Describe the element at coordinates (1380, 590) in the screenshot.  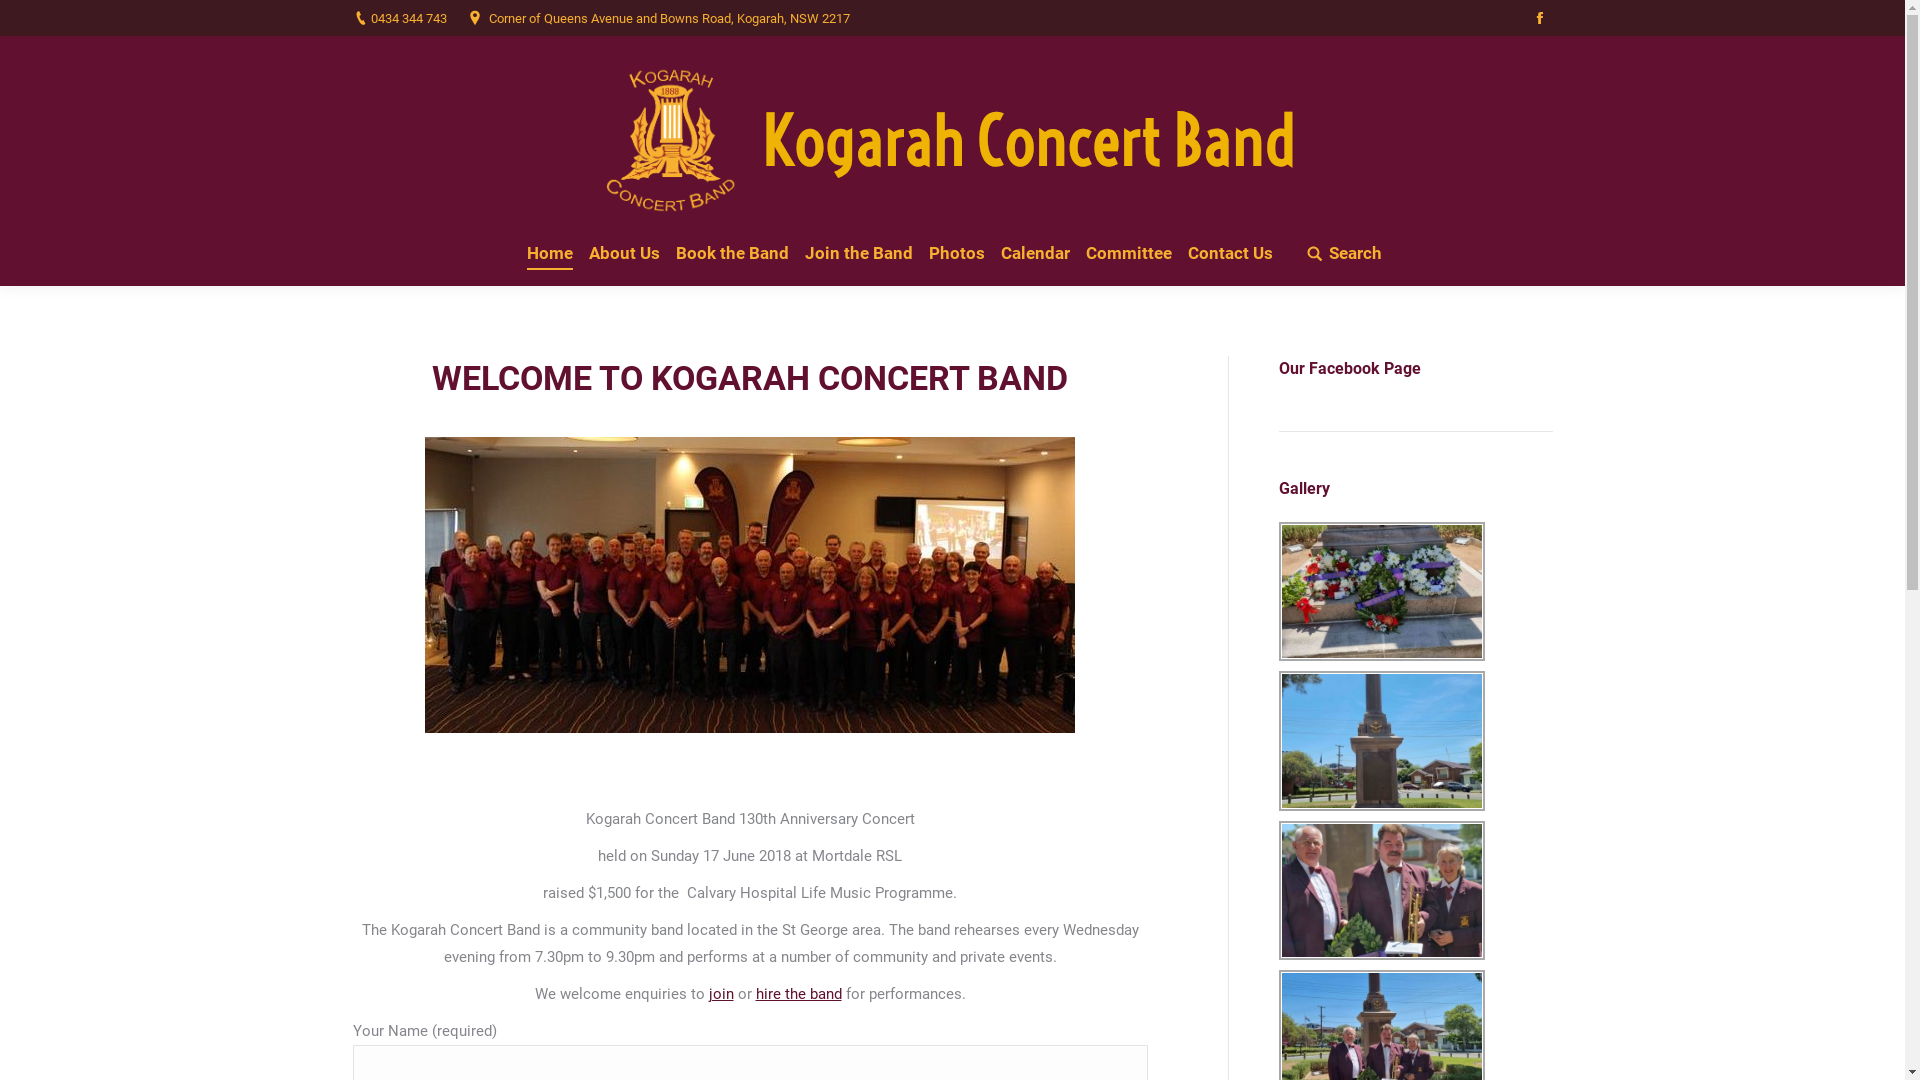
I see `'Remembrance-Day-2023-.jpg5_'` at that location.